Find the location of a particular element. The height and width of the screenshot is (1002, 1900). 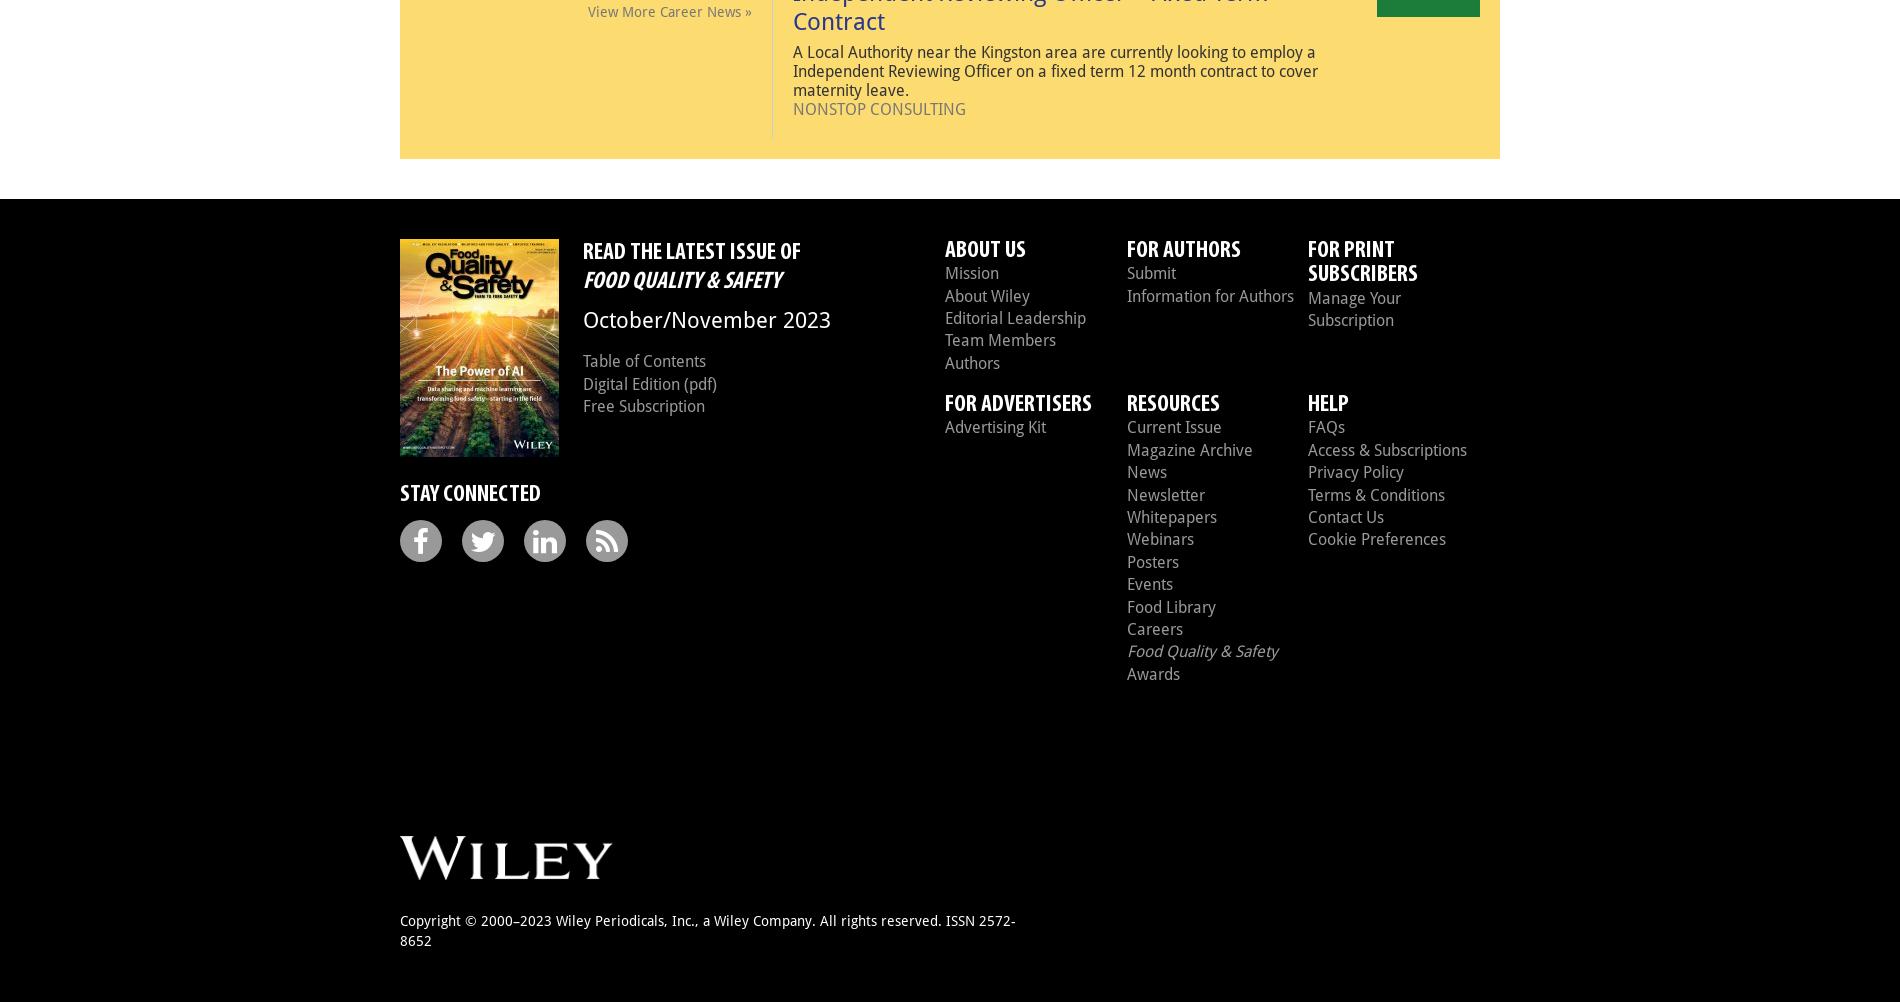

'For Authors' is located at coordinates (1182, 249).